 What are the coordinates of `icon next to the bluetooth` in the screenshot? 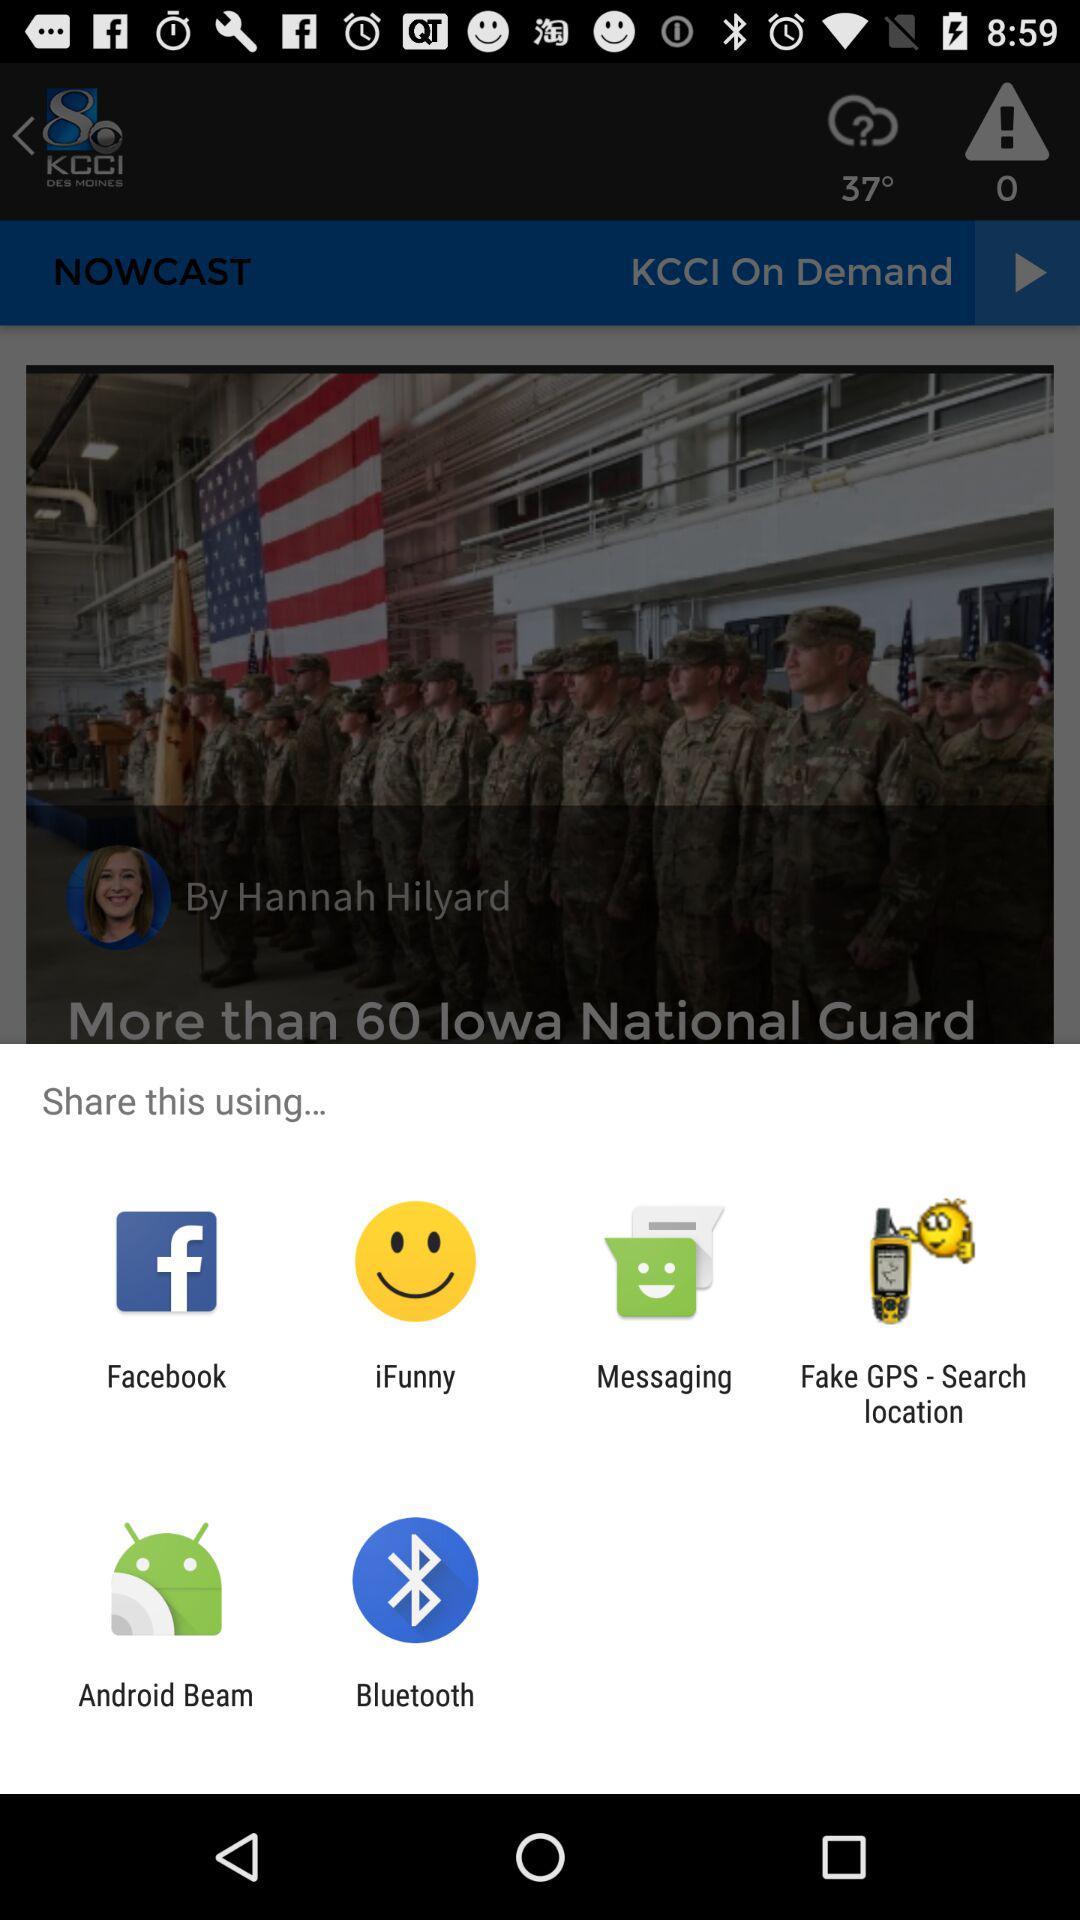 It's located at (165, 1711).